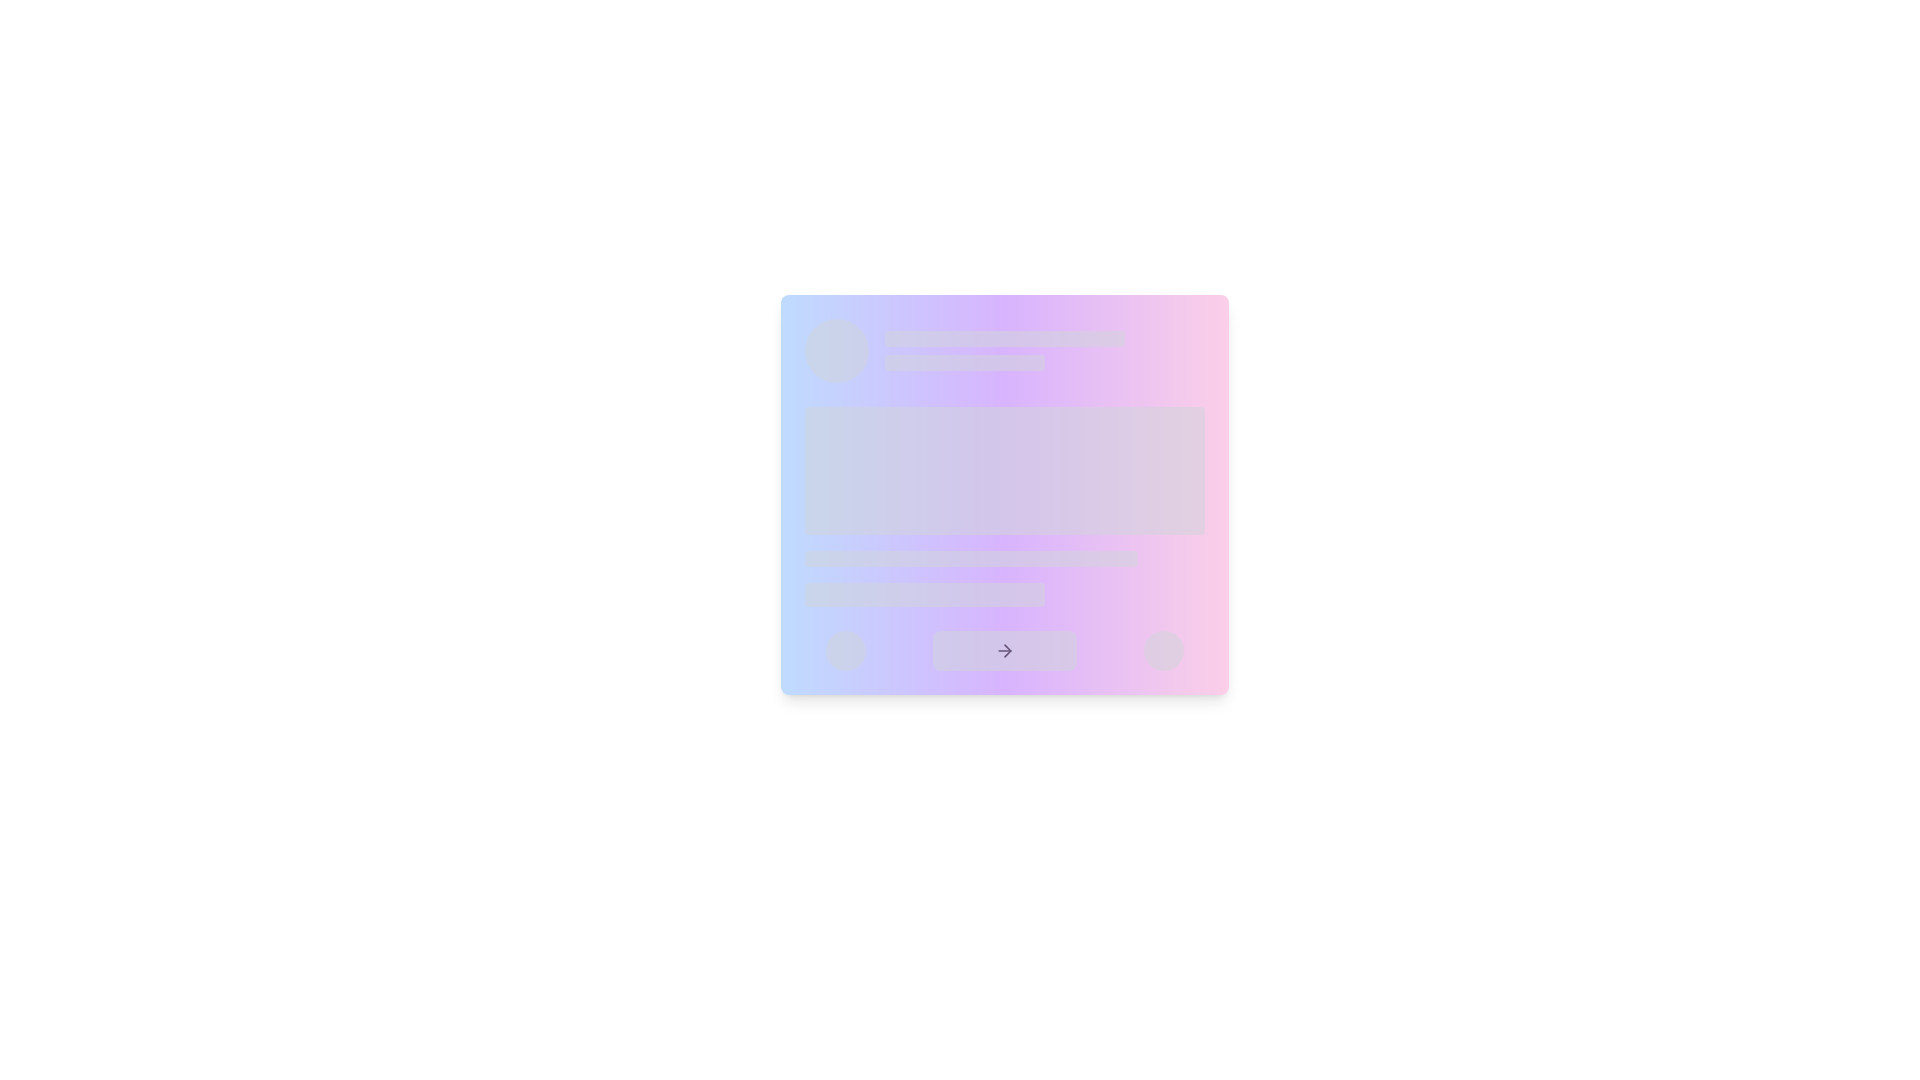  What do you see at coordinates (971, 559) in the screenshot?
I see `the Decorative bar, which is a non-interactive visual component located centrally in the interface, positioned between a larger rectangular area above and a shorter horizontal bar below` at bounding box center [971, 559].